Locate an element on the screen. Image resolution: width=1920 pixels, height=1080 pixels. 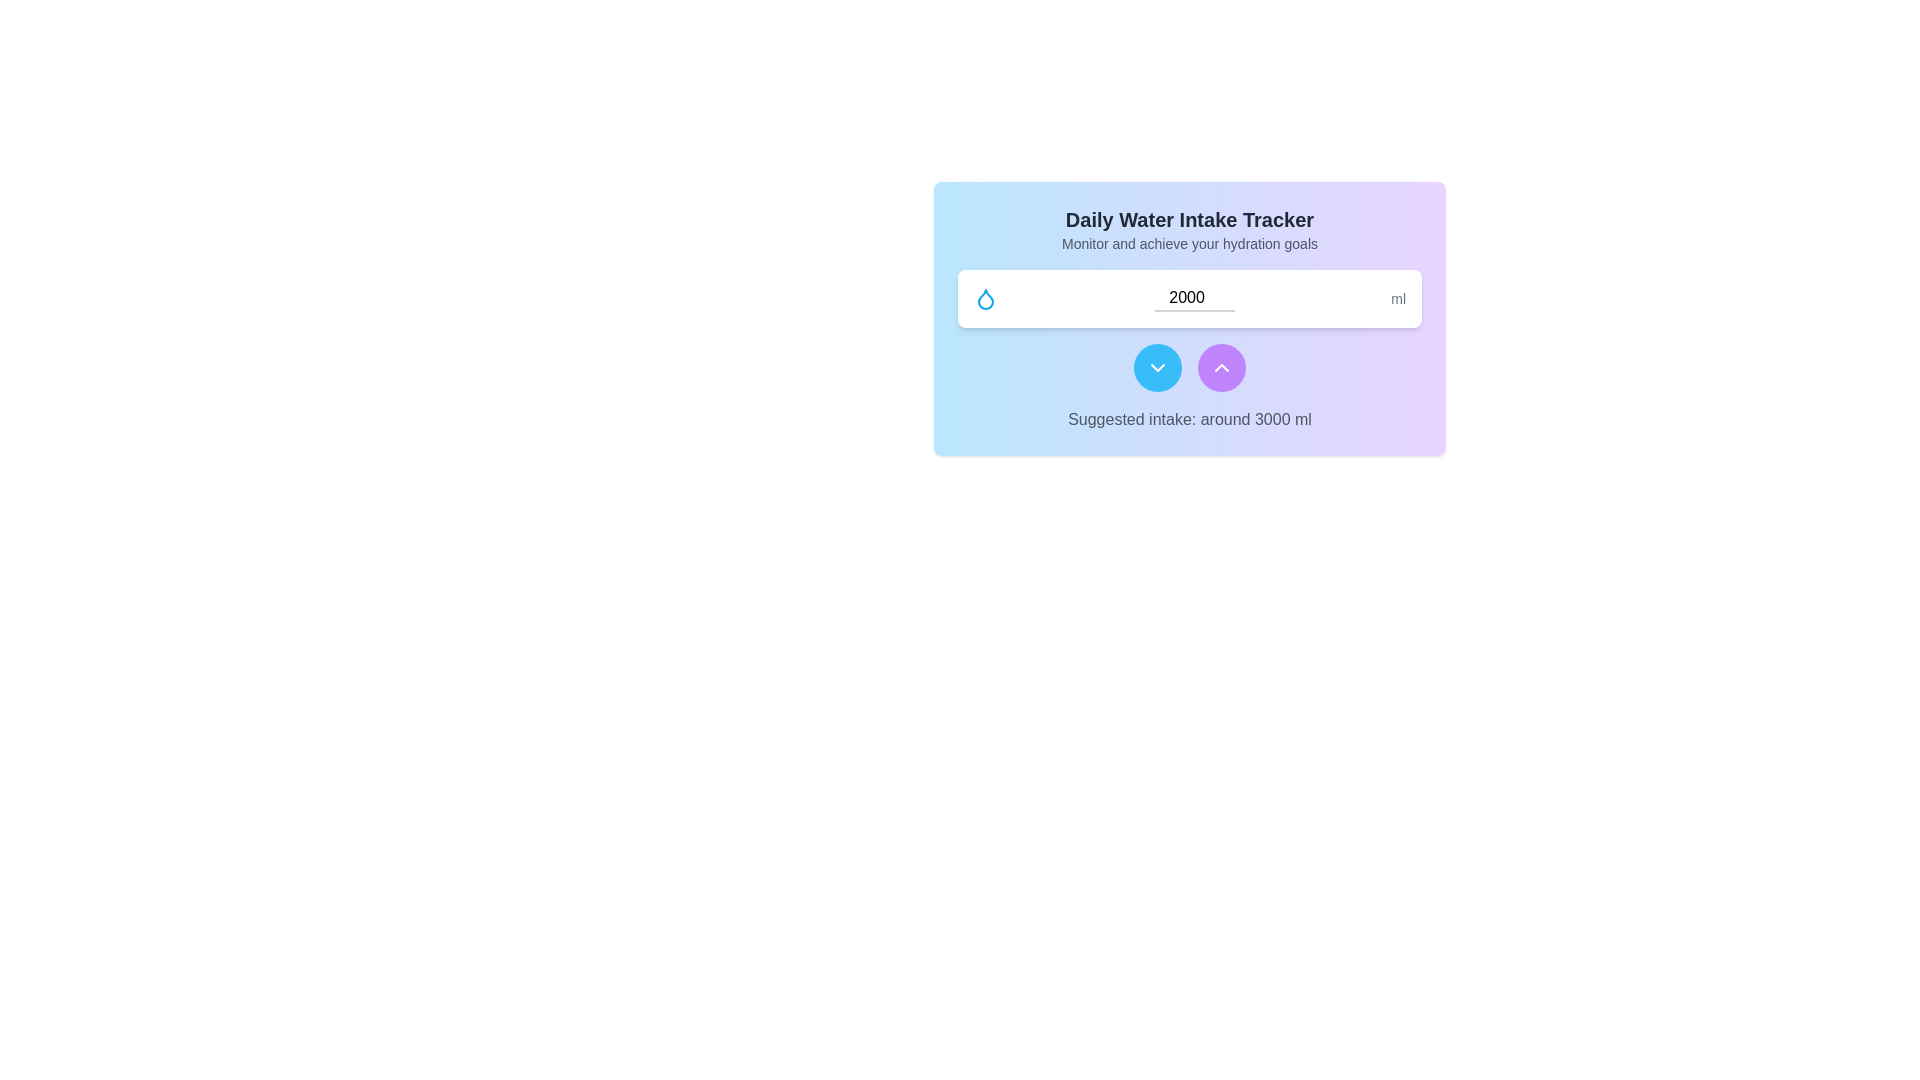
the blue droplet-shaped icon located to the left of the numeric input field labeled '2000' in the 'Daily Water Intake Tracker' card is located at coordinates (985, 299).